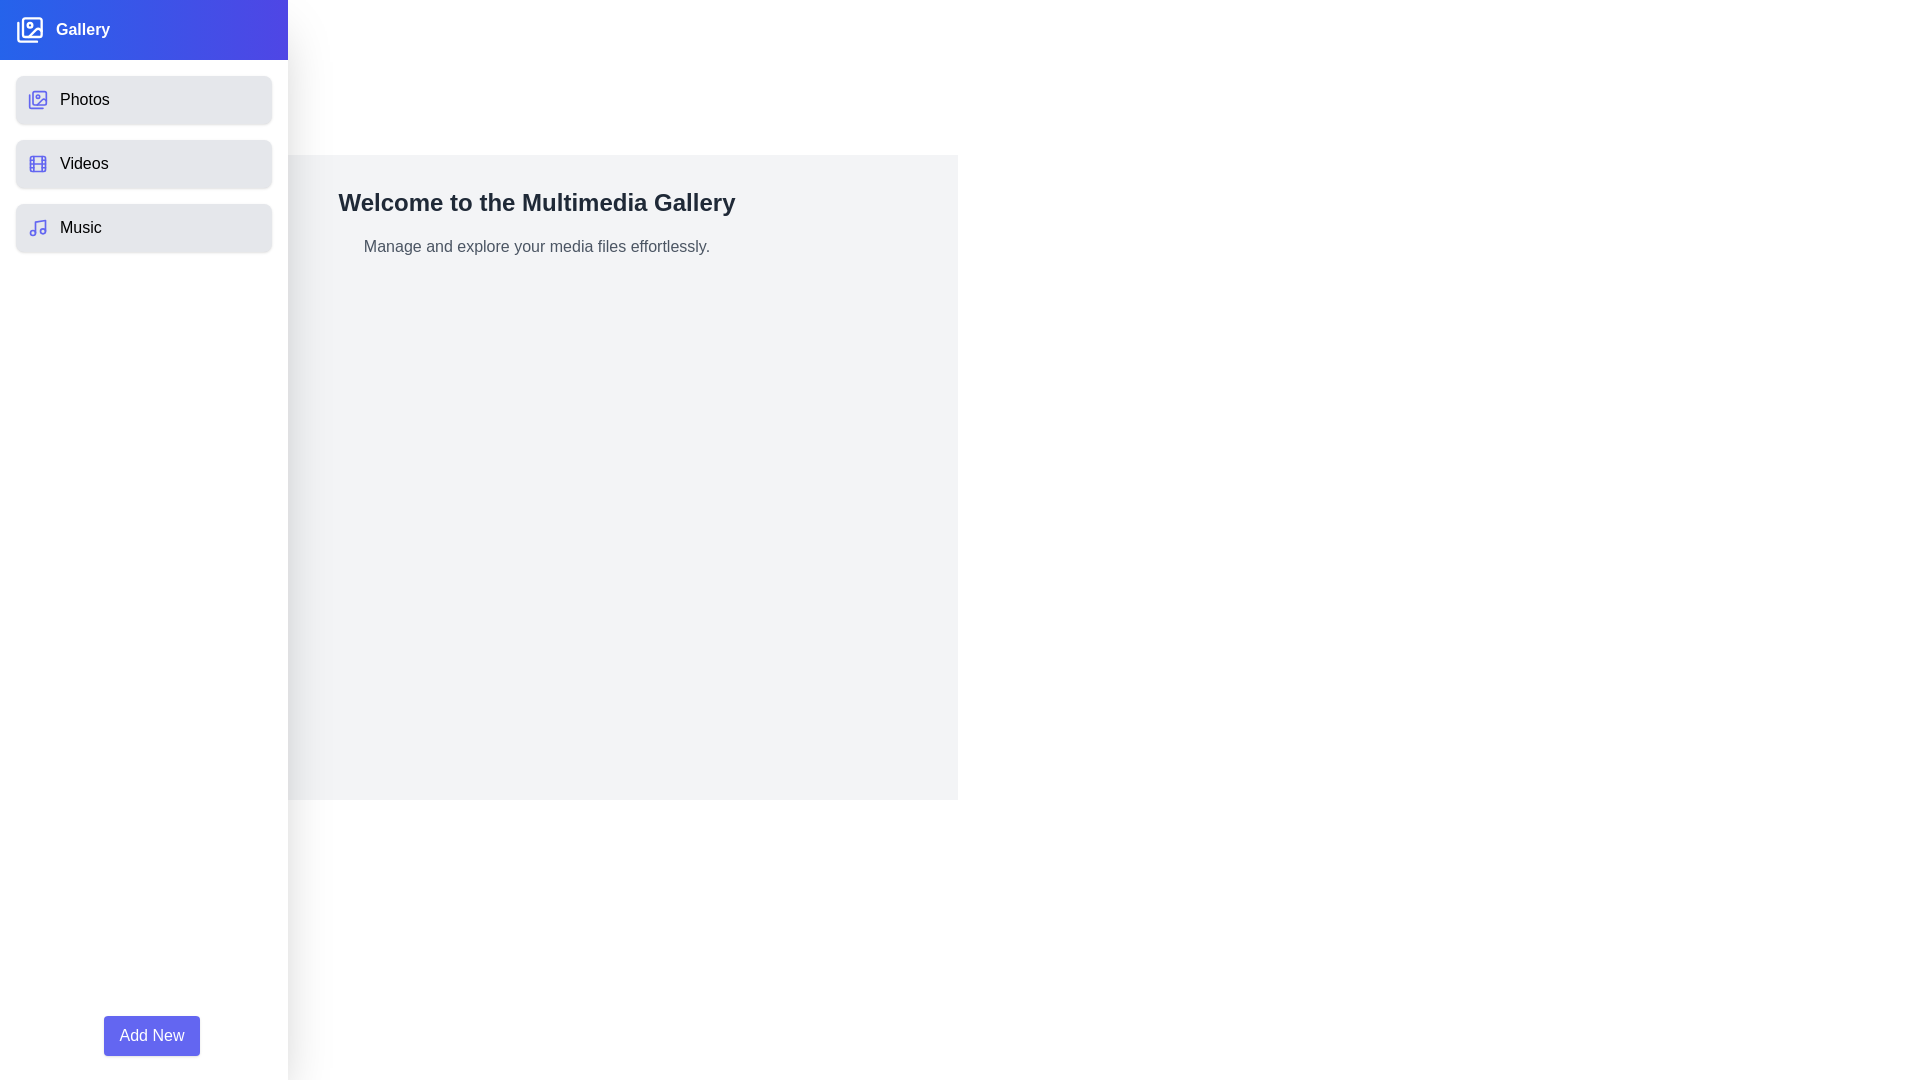 Image resolution: width=1920 pixels, height=1080 pixels. I want to click on the Music category in the Multimedia Gallery Drawer, so click(143, 226).